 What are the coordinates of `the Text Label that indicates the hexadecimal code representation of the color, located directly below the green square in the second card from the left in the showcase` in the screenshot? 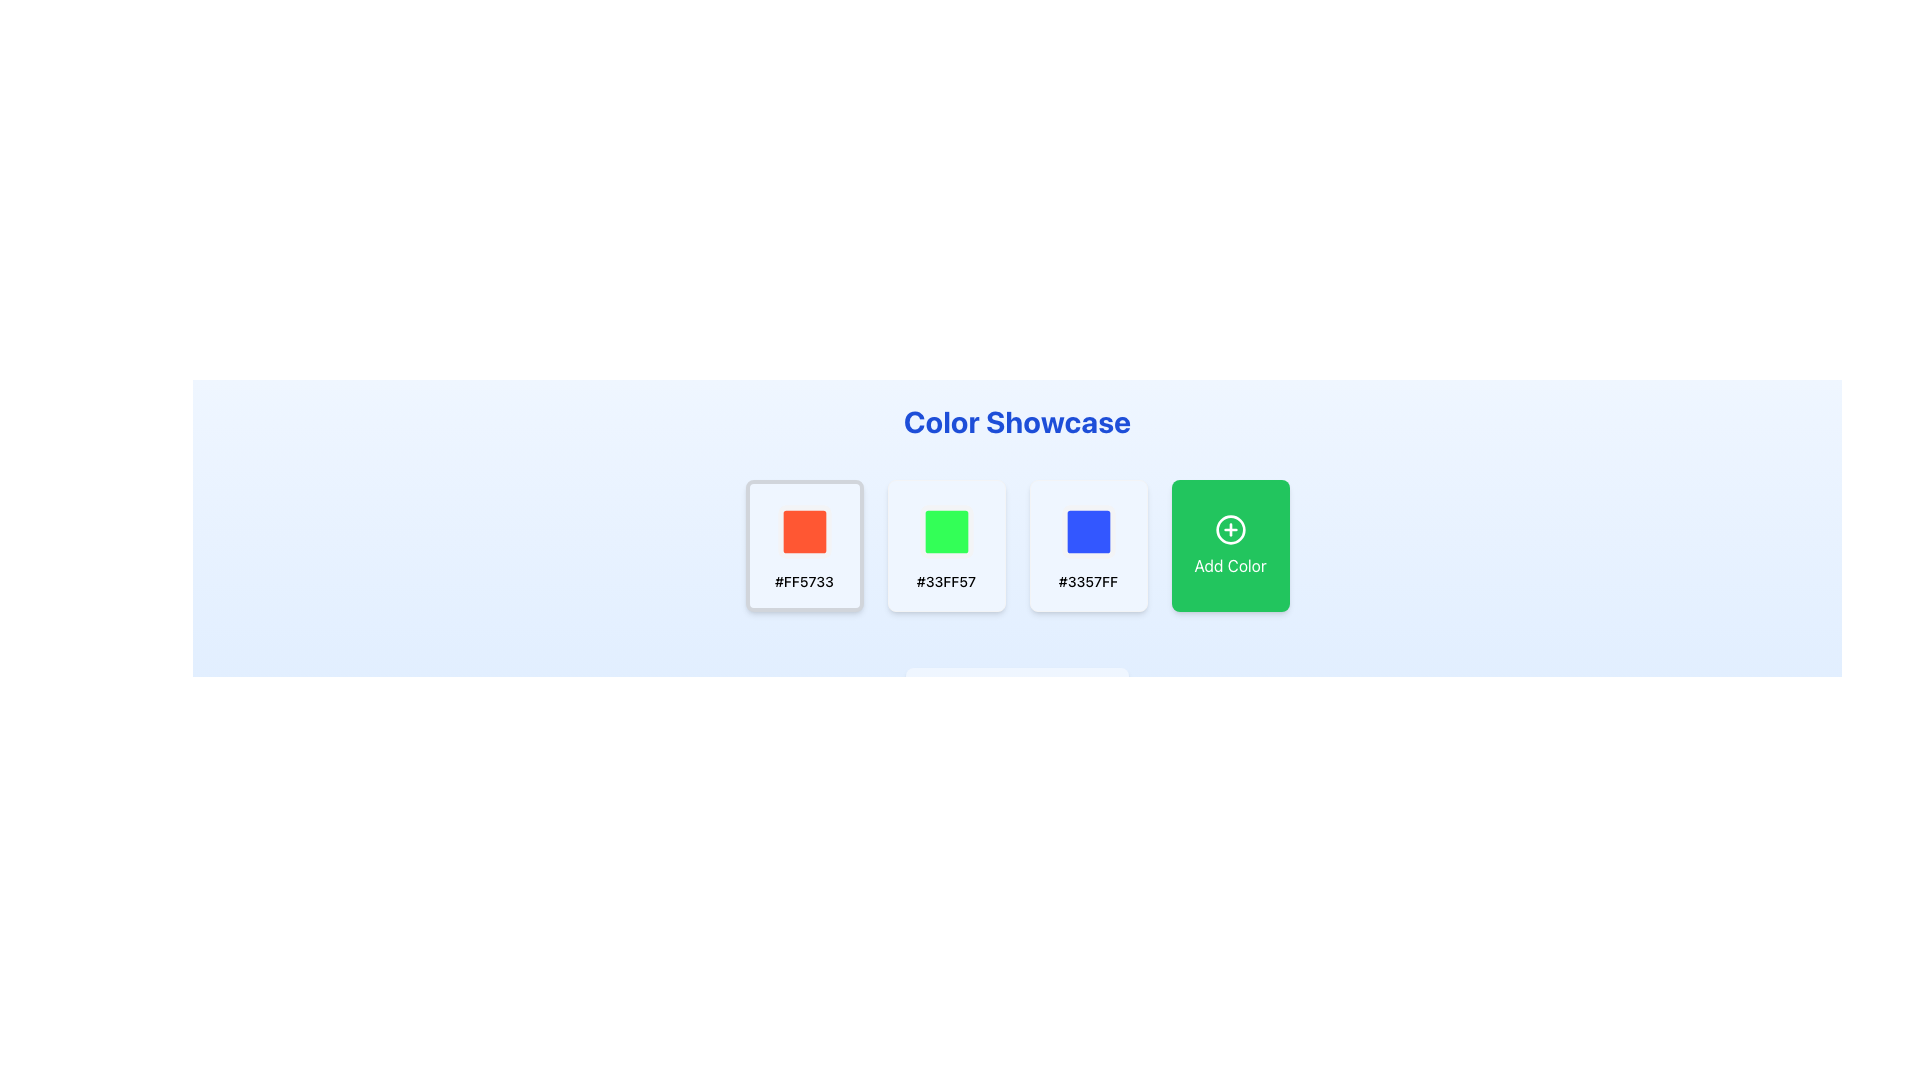 It's located at (945, 582).